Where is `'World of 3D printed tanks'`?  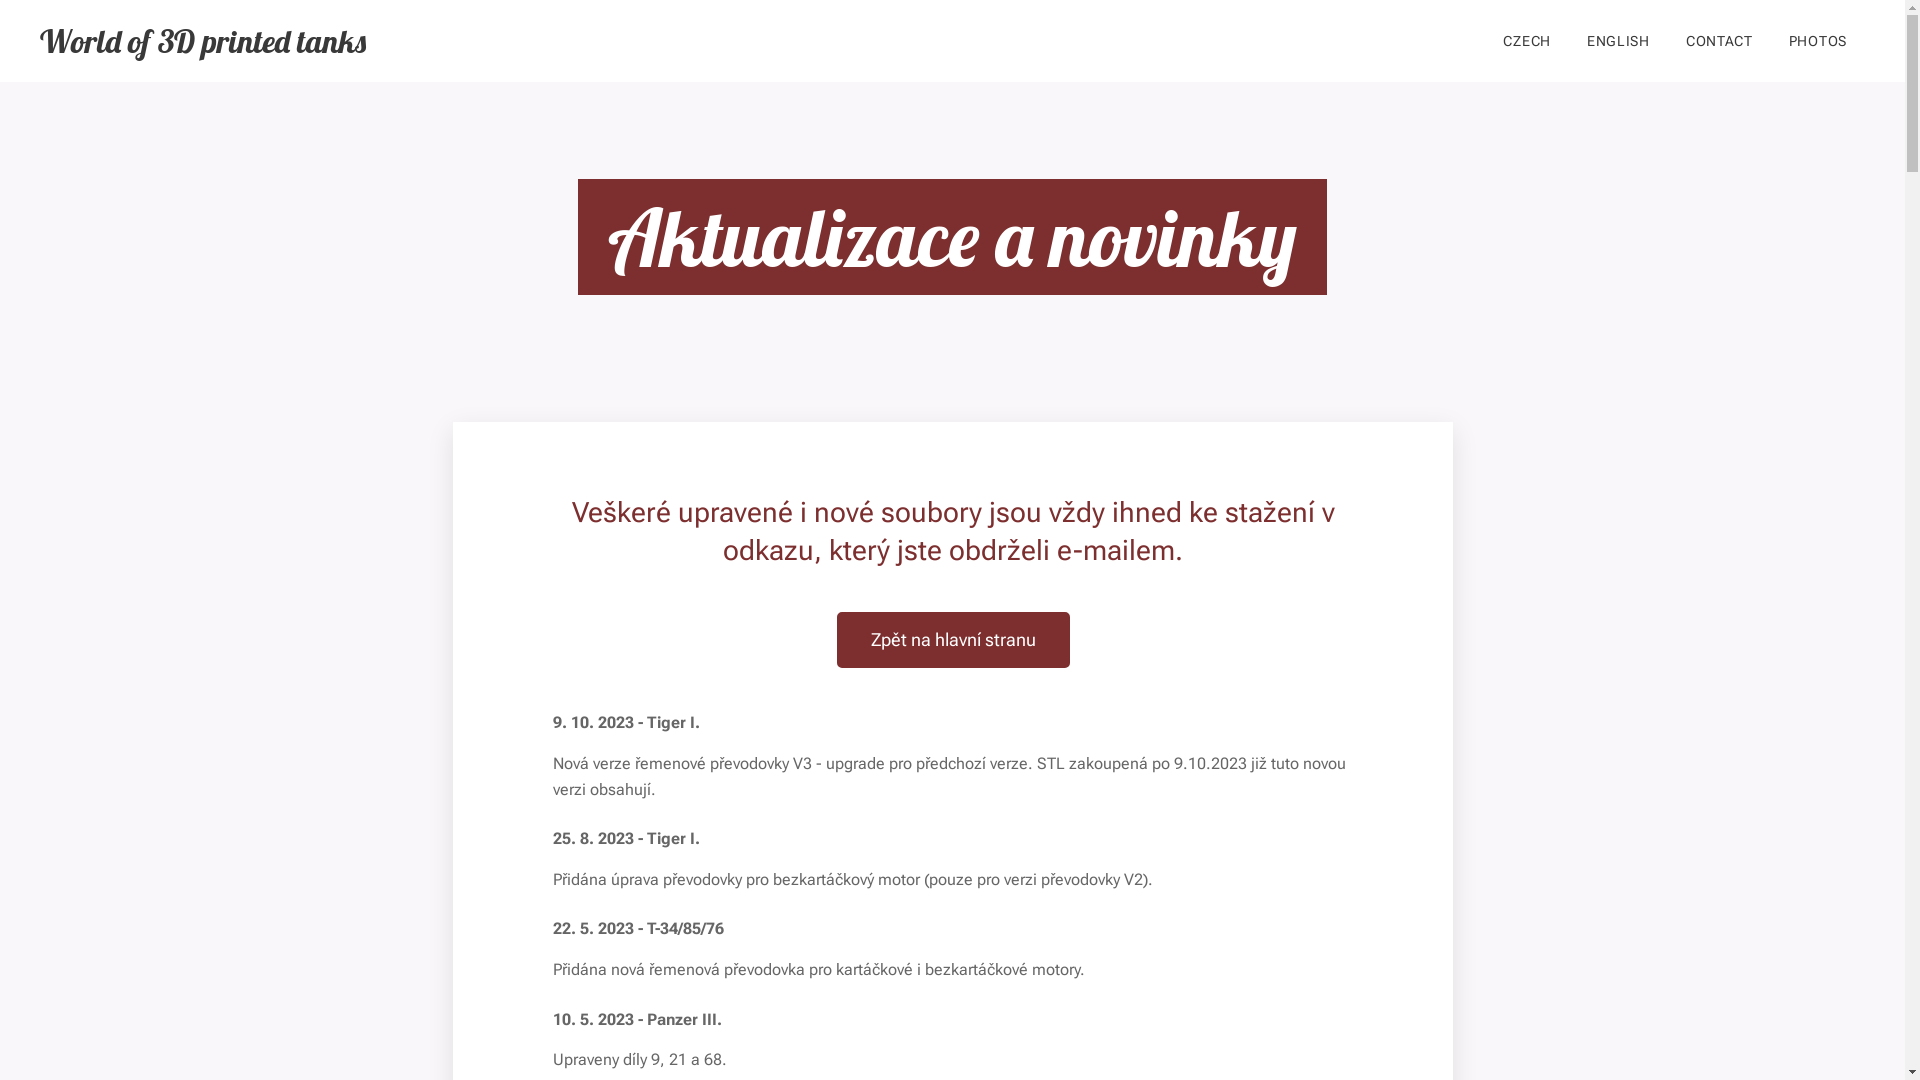
'World of 3D printed tanks' is located at coordinates (202, 41).